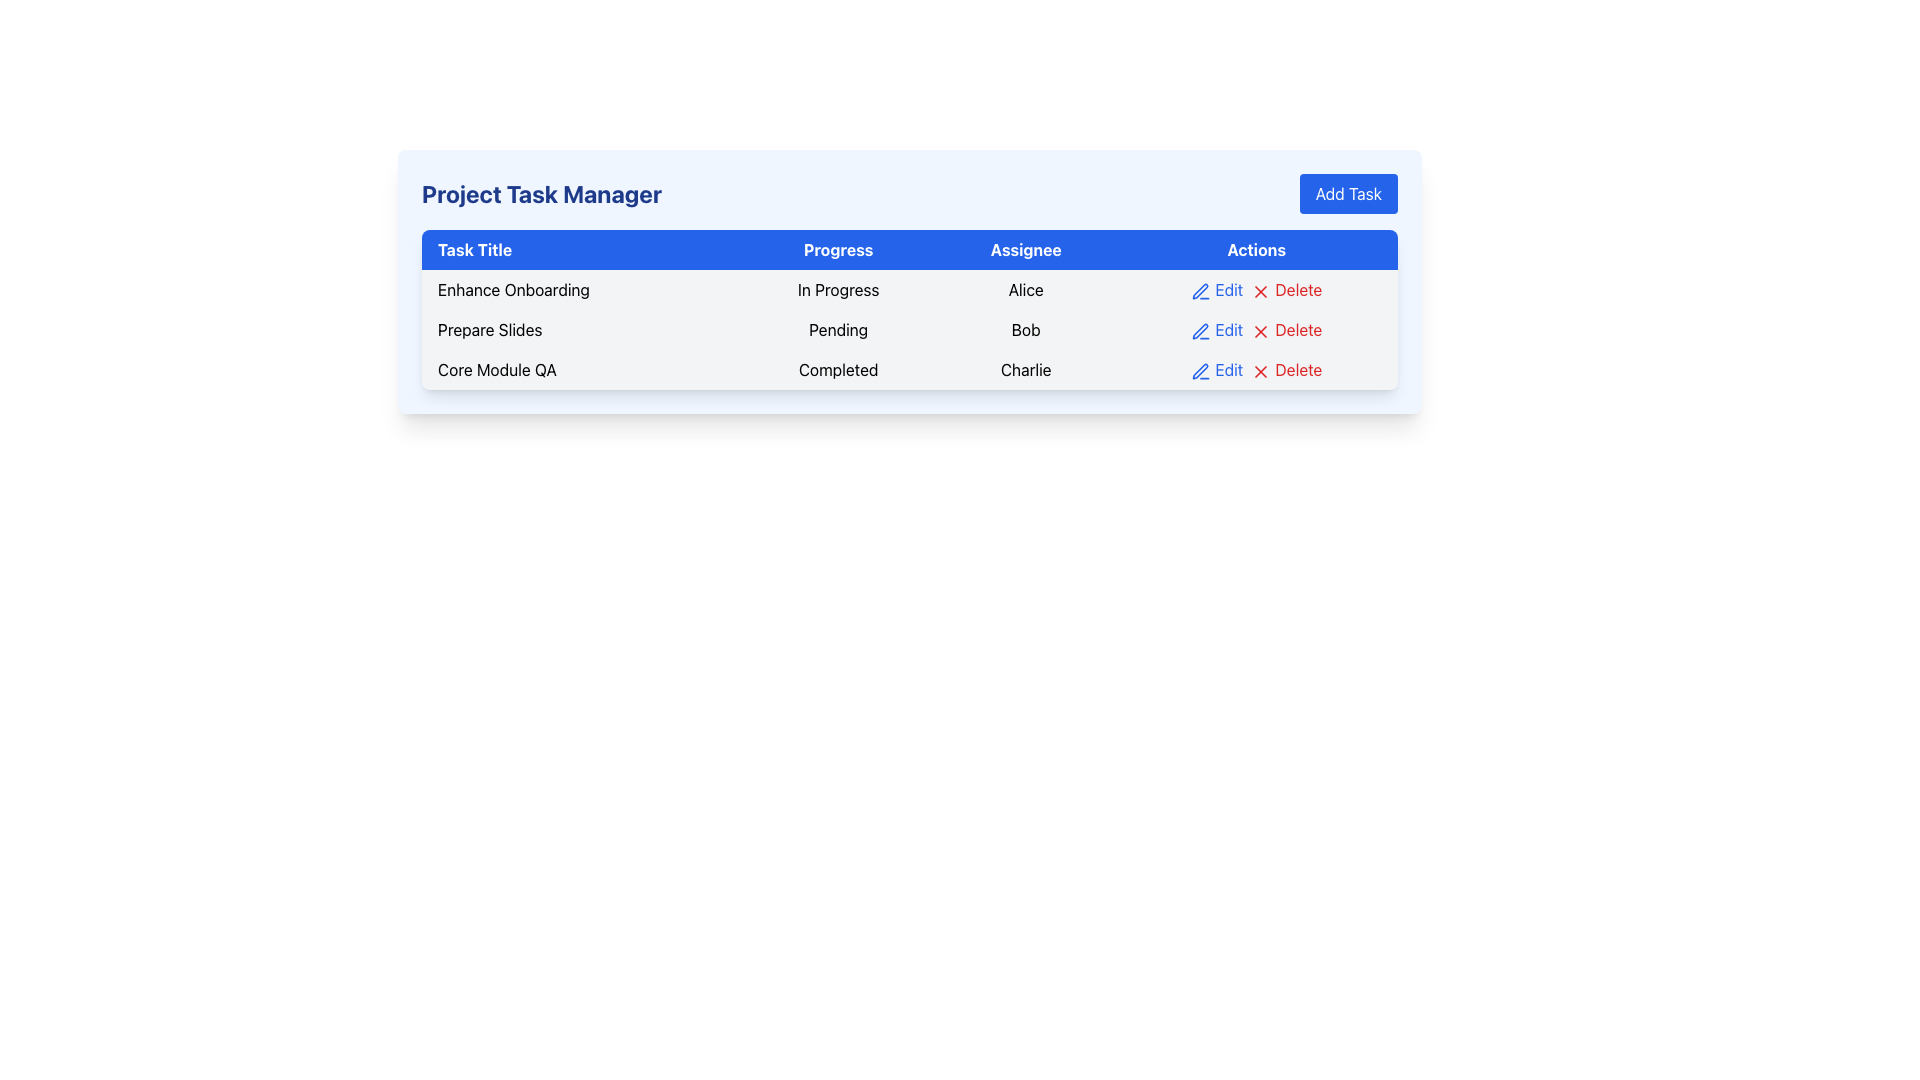 The width and height of the screenshot is (1920, 1080). Describe the element at coordinates (1200, 371) in the screenshot. I see `the pen icon in the 'Actions' column of the table corresponding to the 'Edit' action for the 'Core Module QA' task` at that location.